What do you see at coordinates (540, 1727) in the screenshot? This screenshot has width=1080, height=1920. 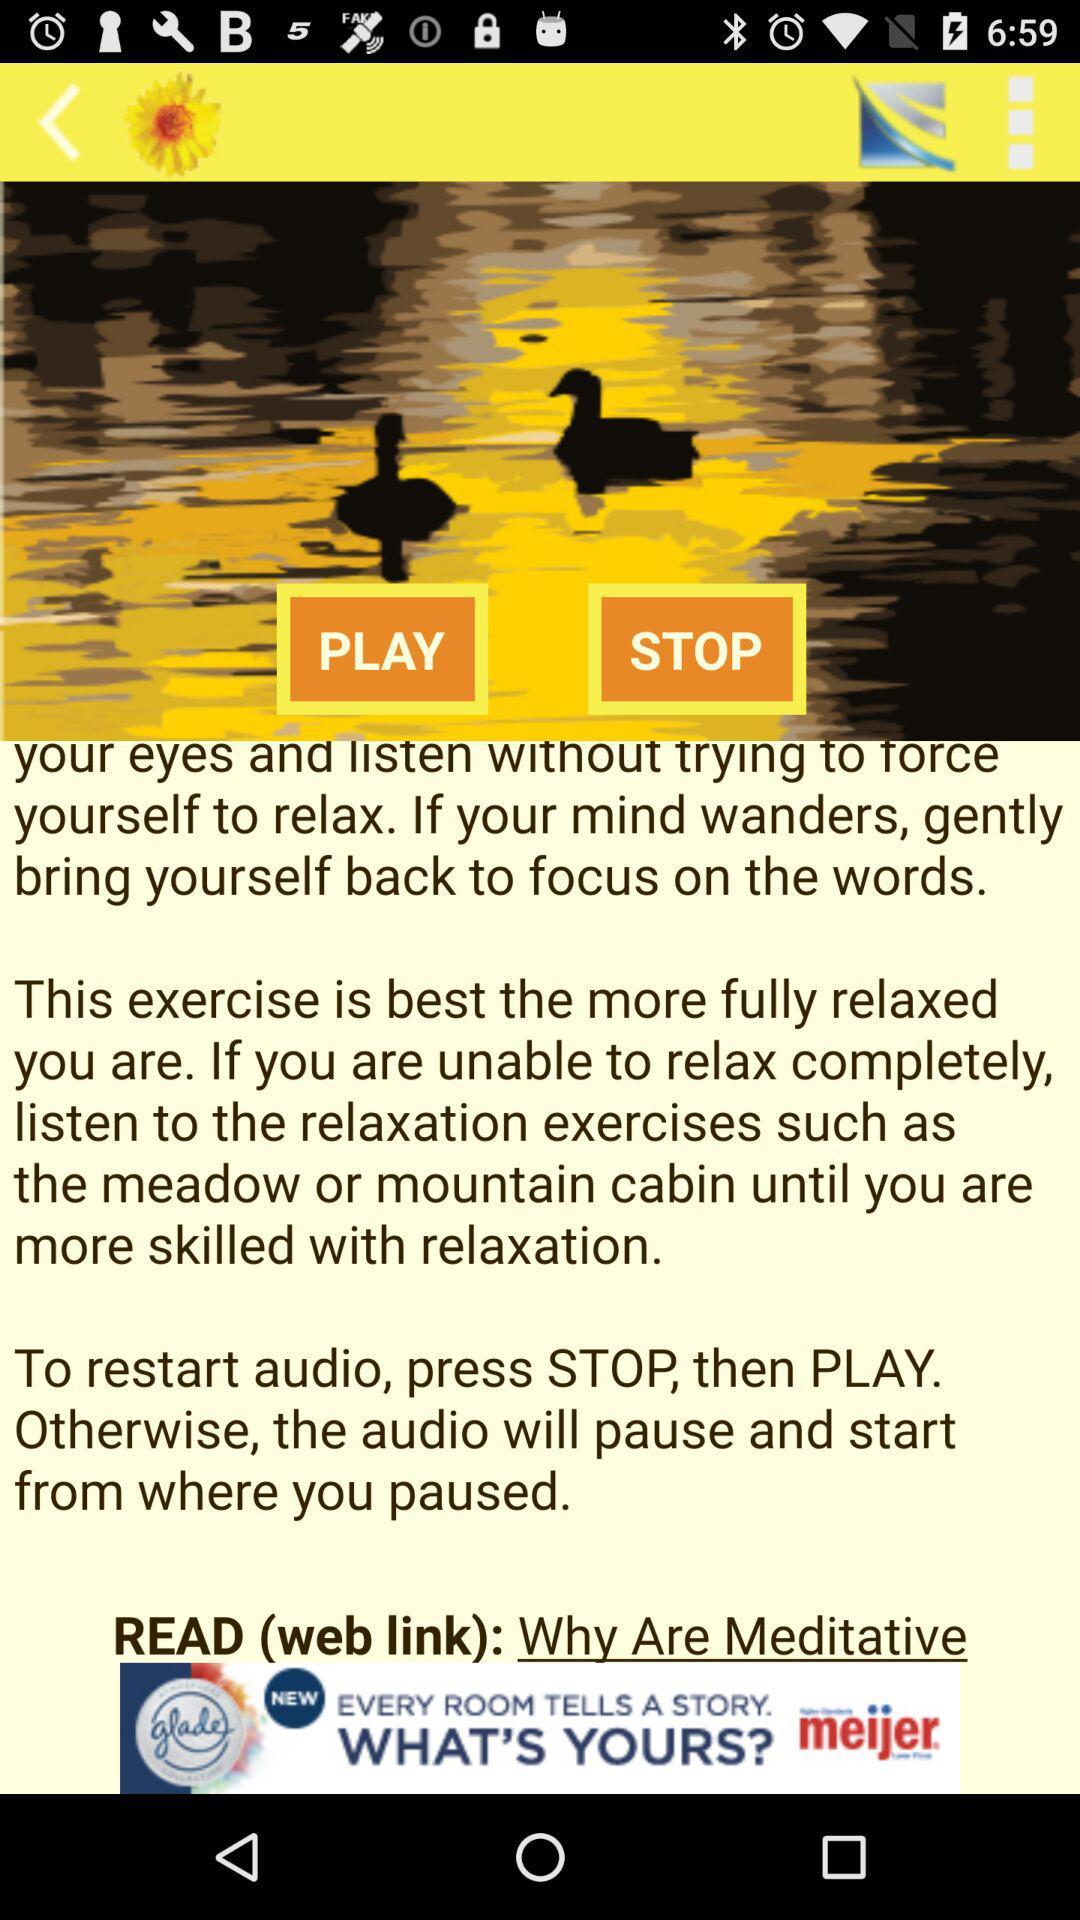 I see `advertisement` at bounding box center [540, 1727].